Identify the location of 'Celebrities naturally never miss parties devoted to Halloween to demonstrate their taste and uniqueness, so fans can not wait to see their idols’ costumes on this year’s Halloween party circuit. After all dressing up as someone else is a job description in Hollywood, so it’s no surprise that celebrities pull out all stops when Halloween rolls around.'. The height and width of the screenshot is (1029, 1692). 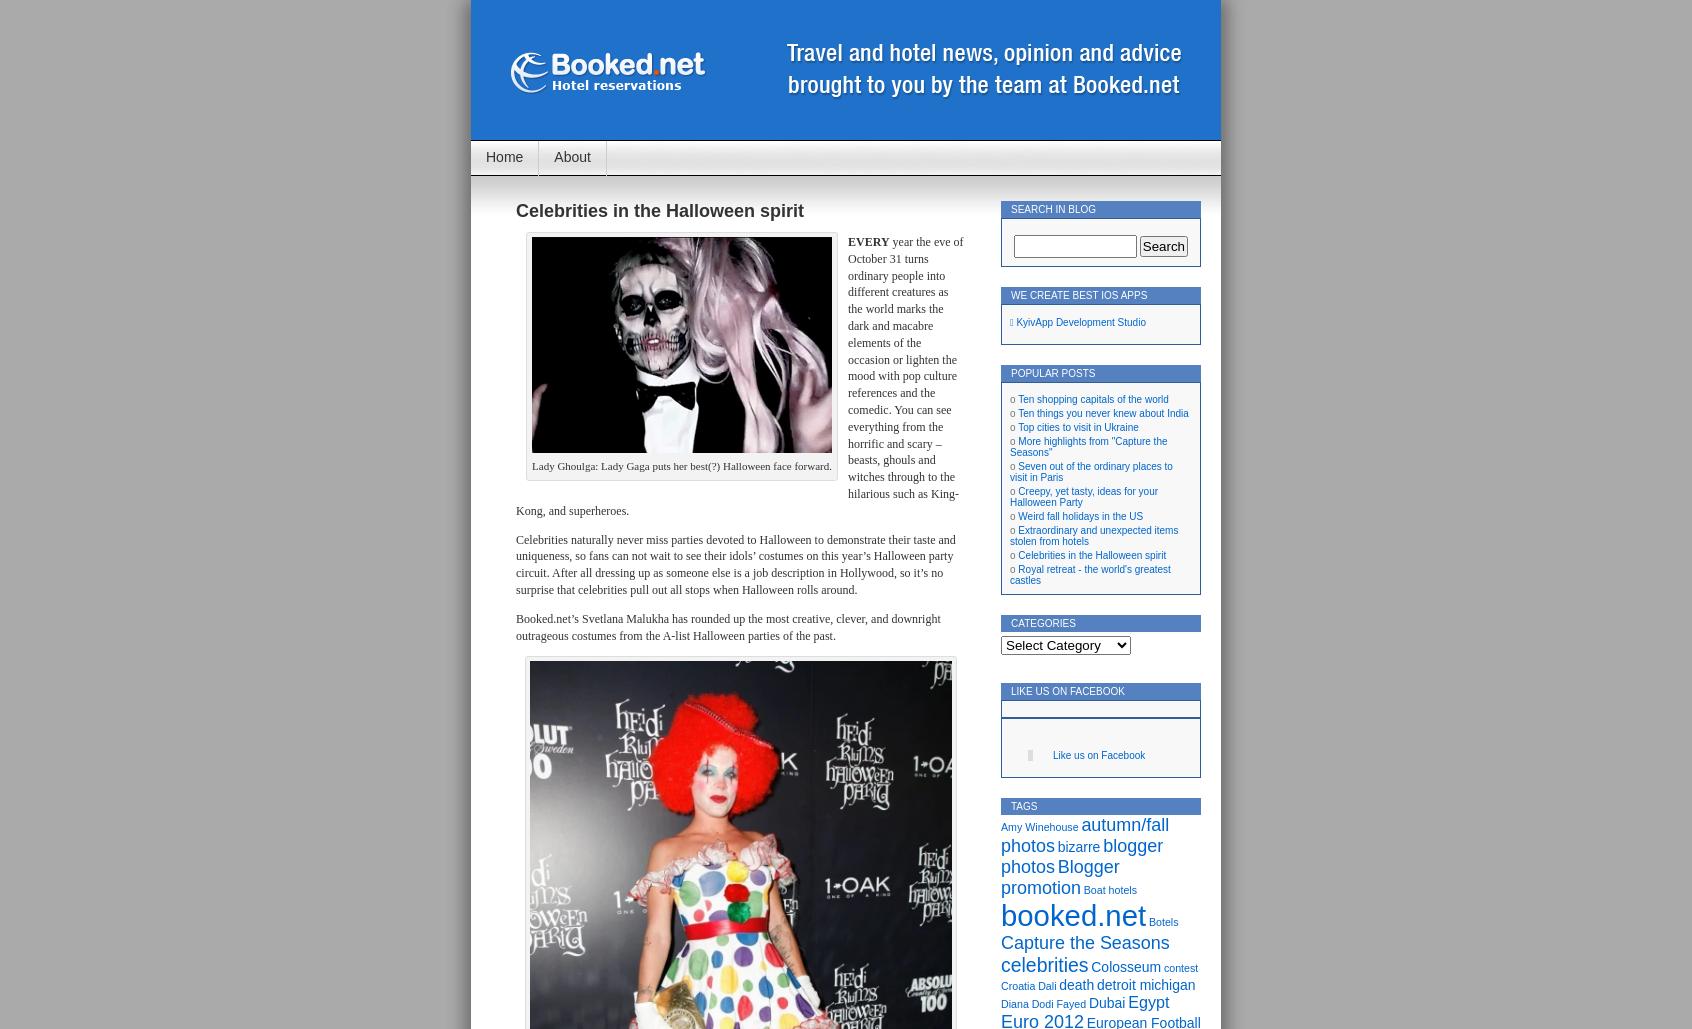
(516, 562).